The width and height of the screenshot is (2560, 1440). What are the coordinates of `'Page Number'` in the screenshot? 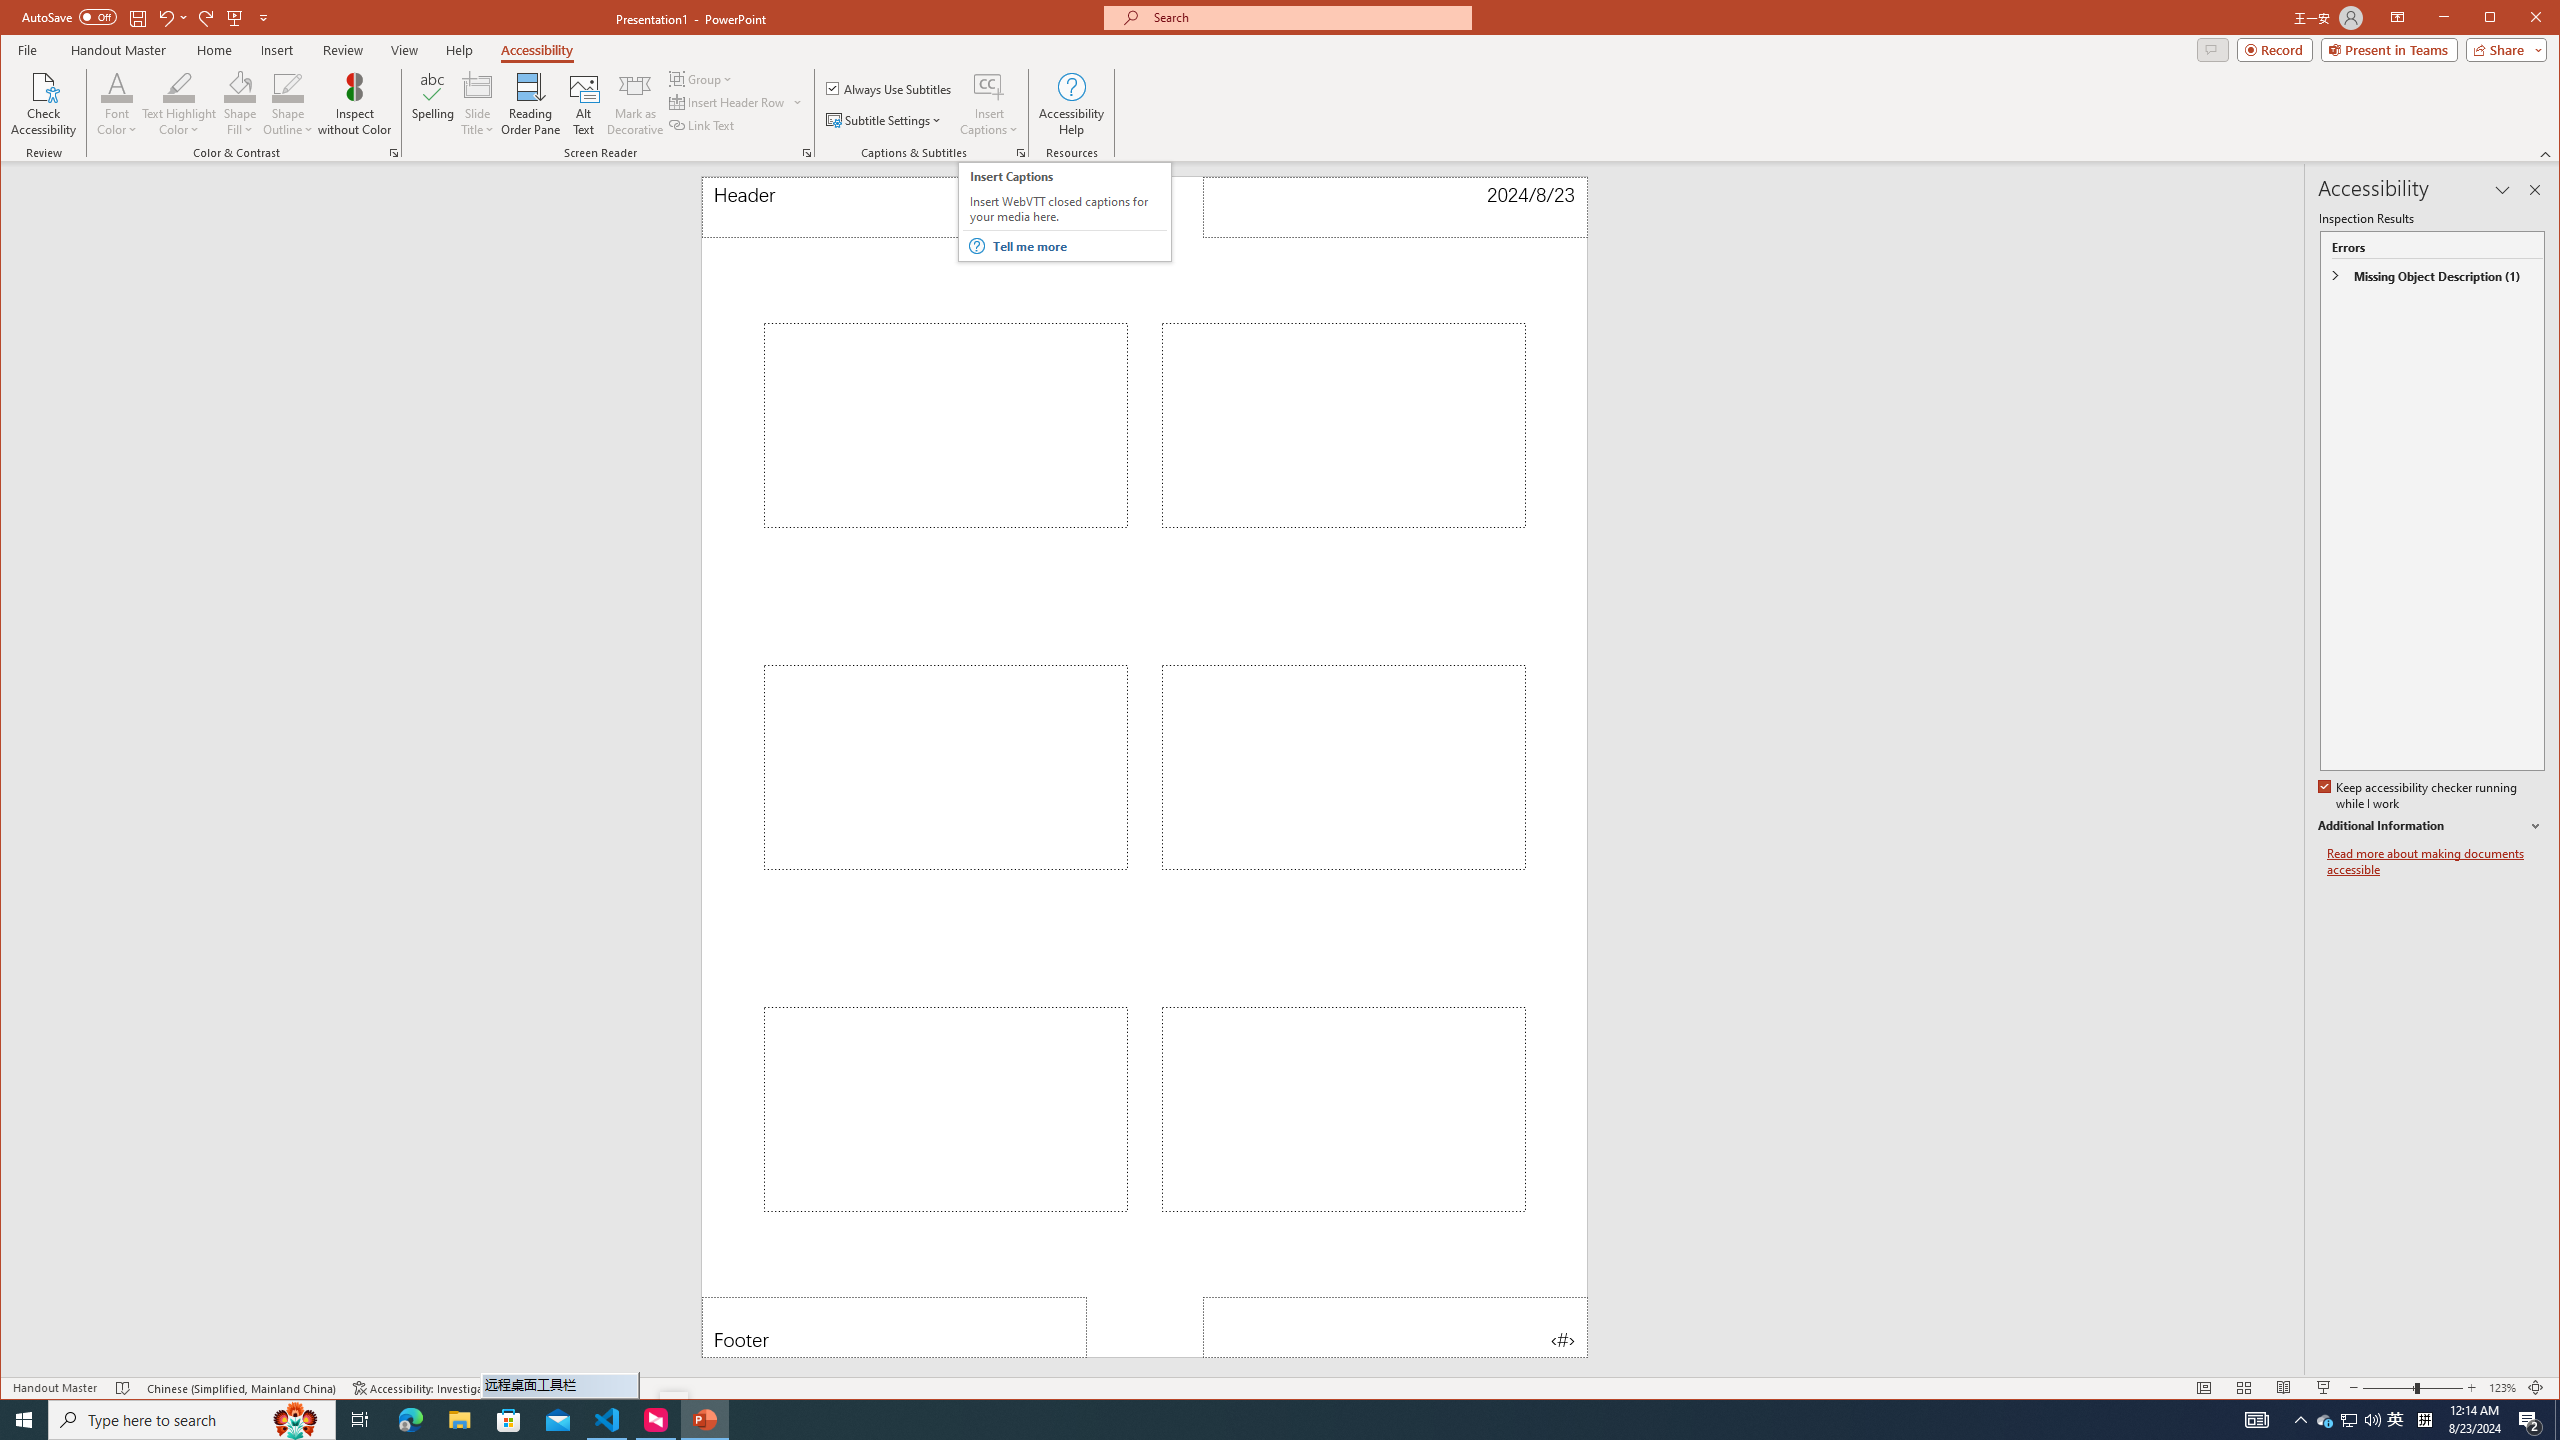 It's located at (1394, 1326).